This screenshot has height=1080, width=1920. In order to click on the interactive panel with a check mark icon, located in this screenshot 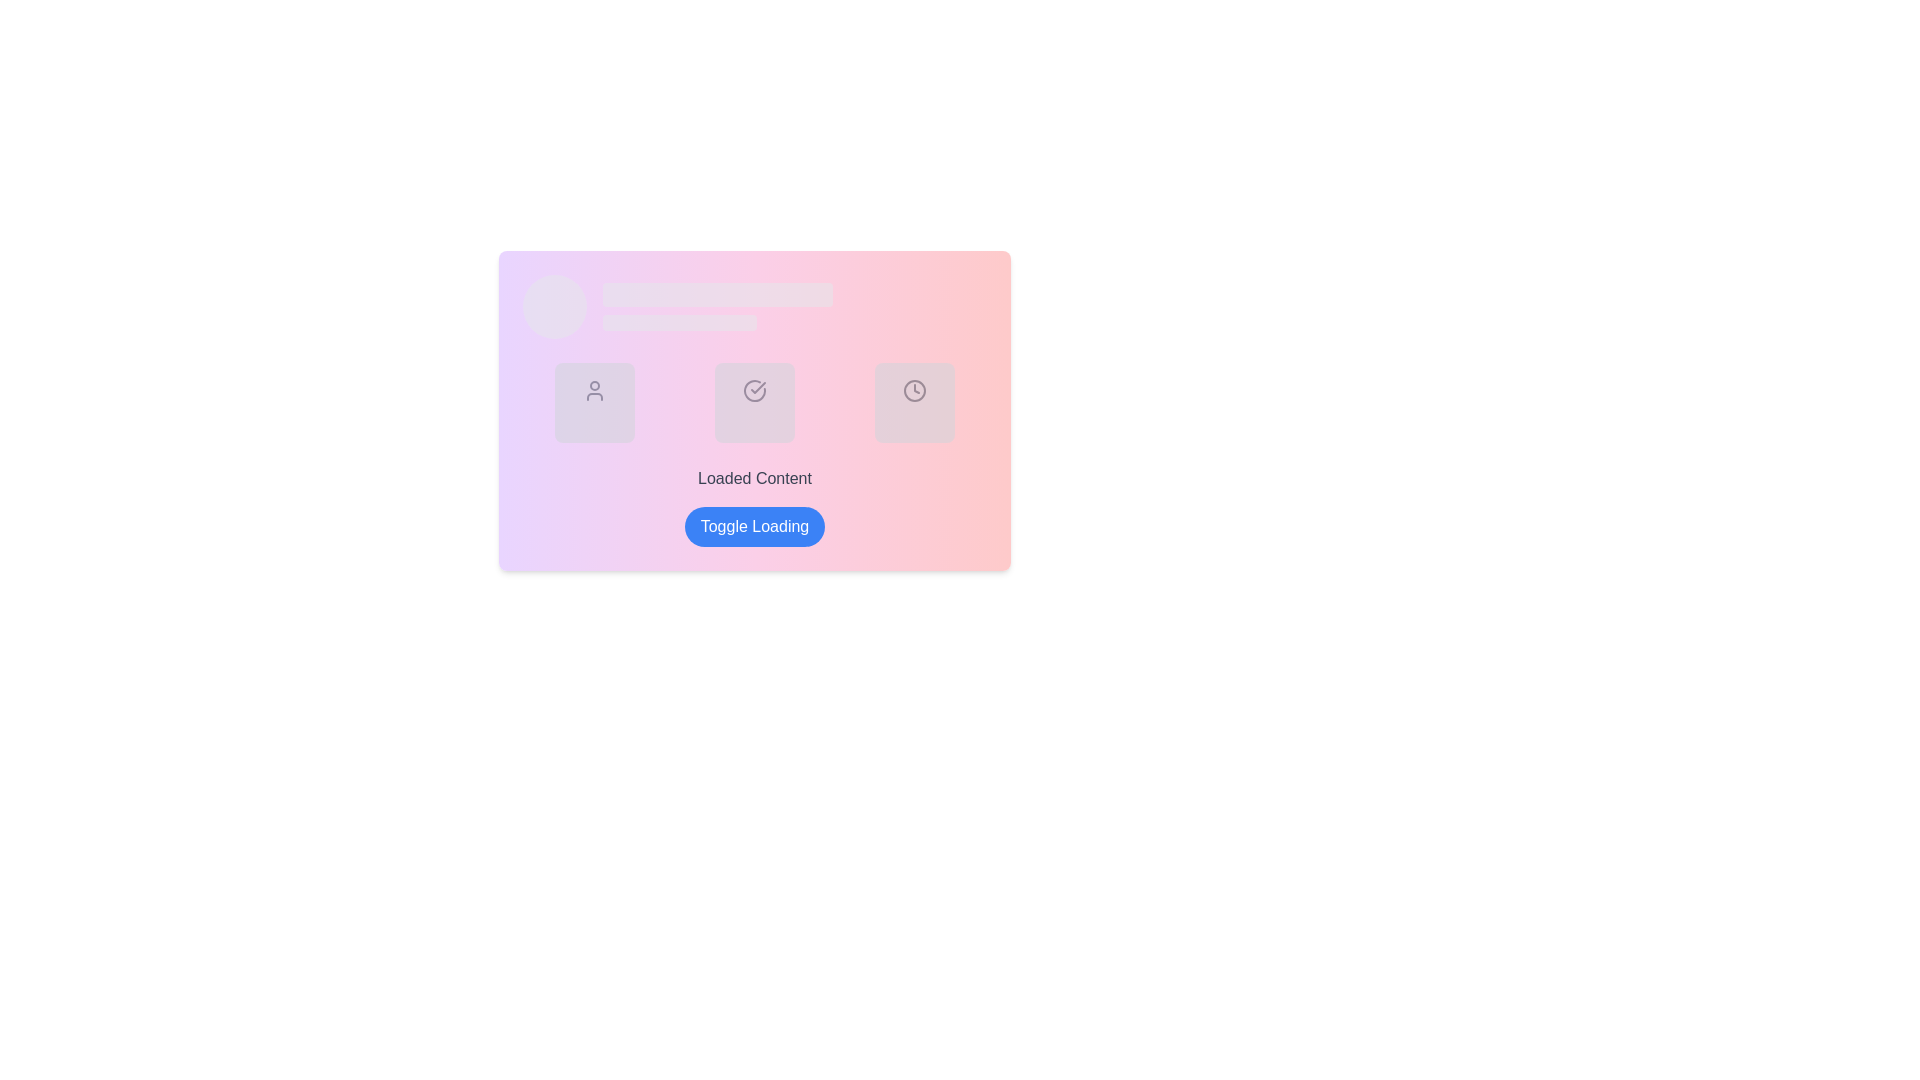, I will do `click(753, 402)`.